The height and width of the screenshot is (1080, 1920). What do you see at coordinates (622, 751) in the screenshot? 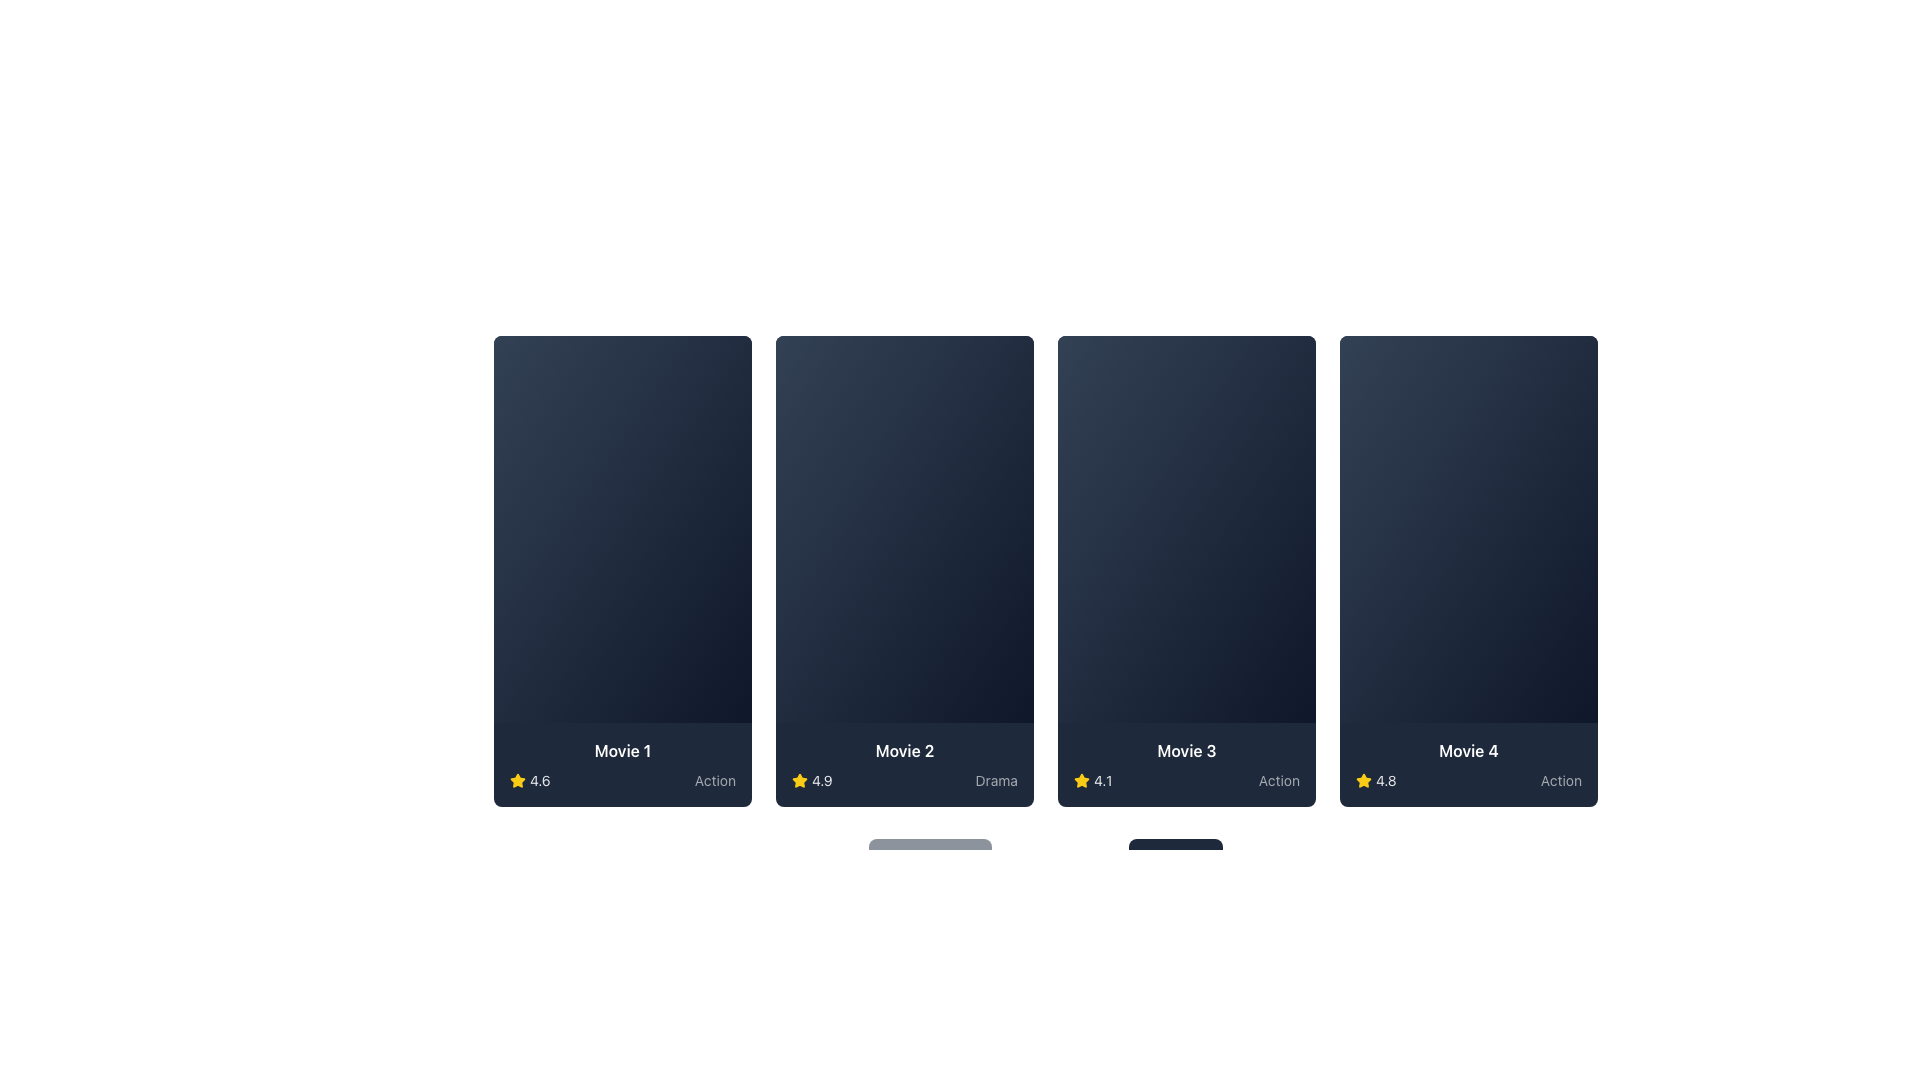
I see `the text label displaying the movie title at the top center of the bottom section of the first card in the four-card layout` at bounding box center [622, 751].